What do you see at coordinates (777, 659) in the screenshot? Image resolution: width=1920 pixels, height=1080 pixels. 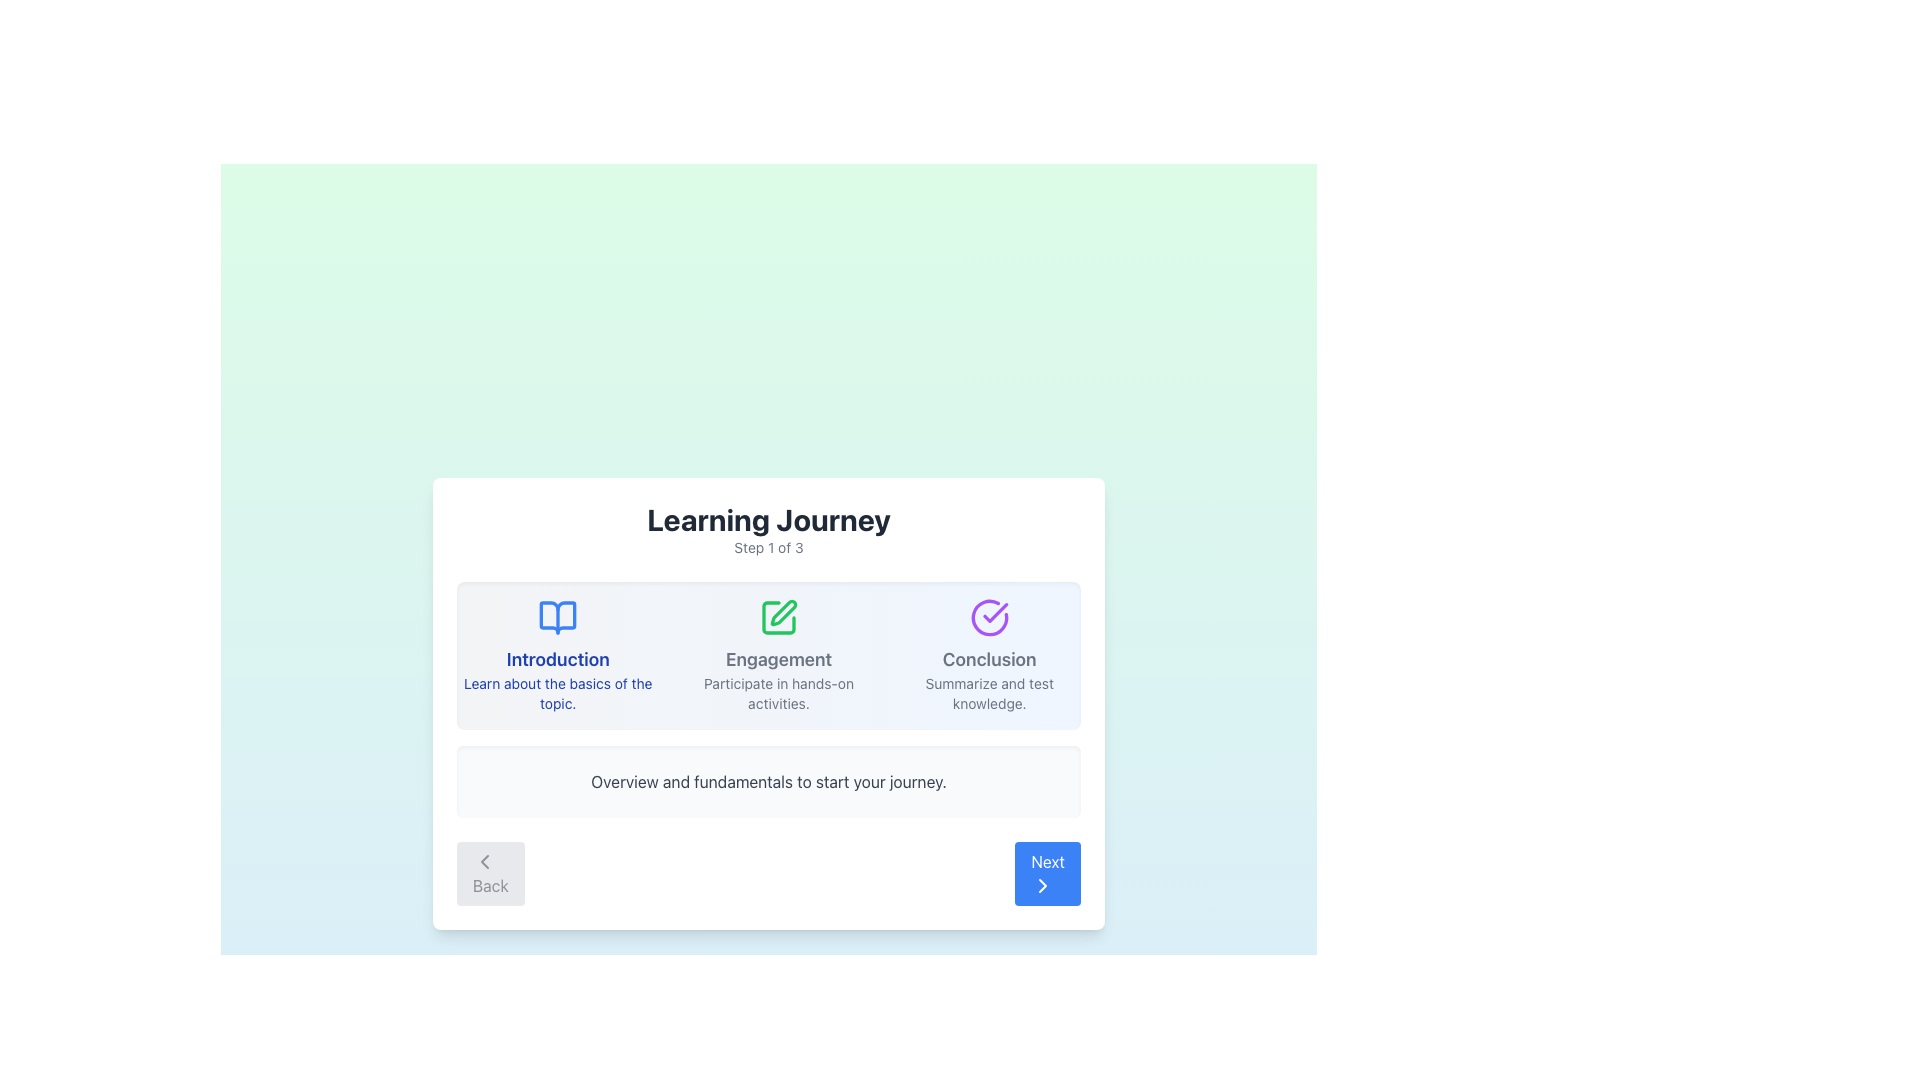 I see `the text label that serves as a header or title for the card section, located below a green pen icon and centrally positioned within the card` at bounding box center [777, 659].